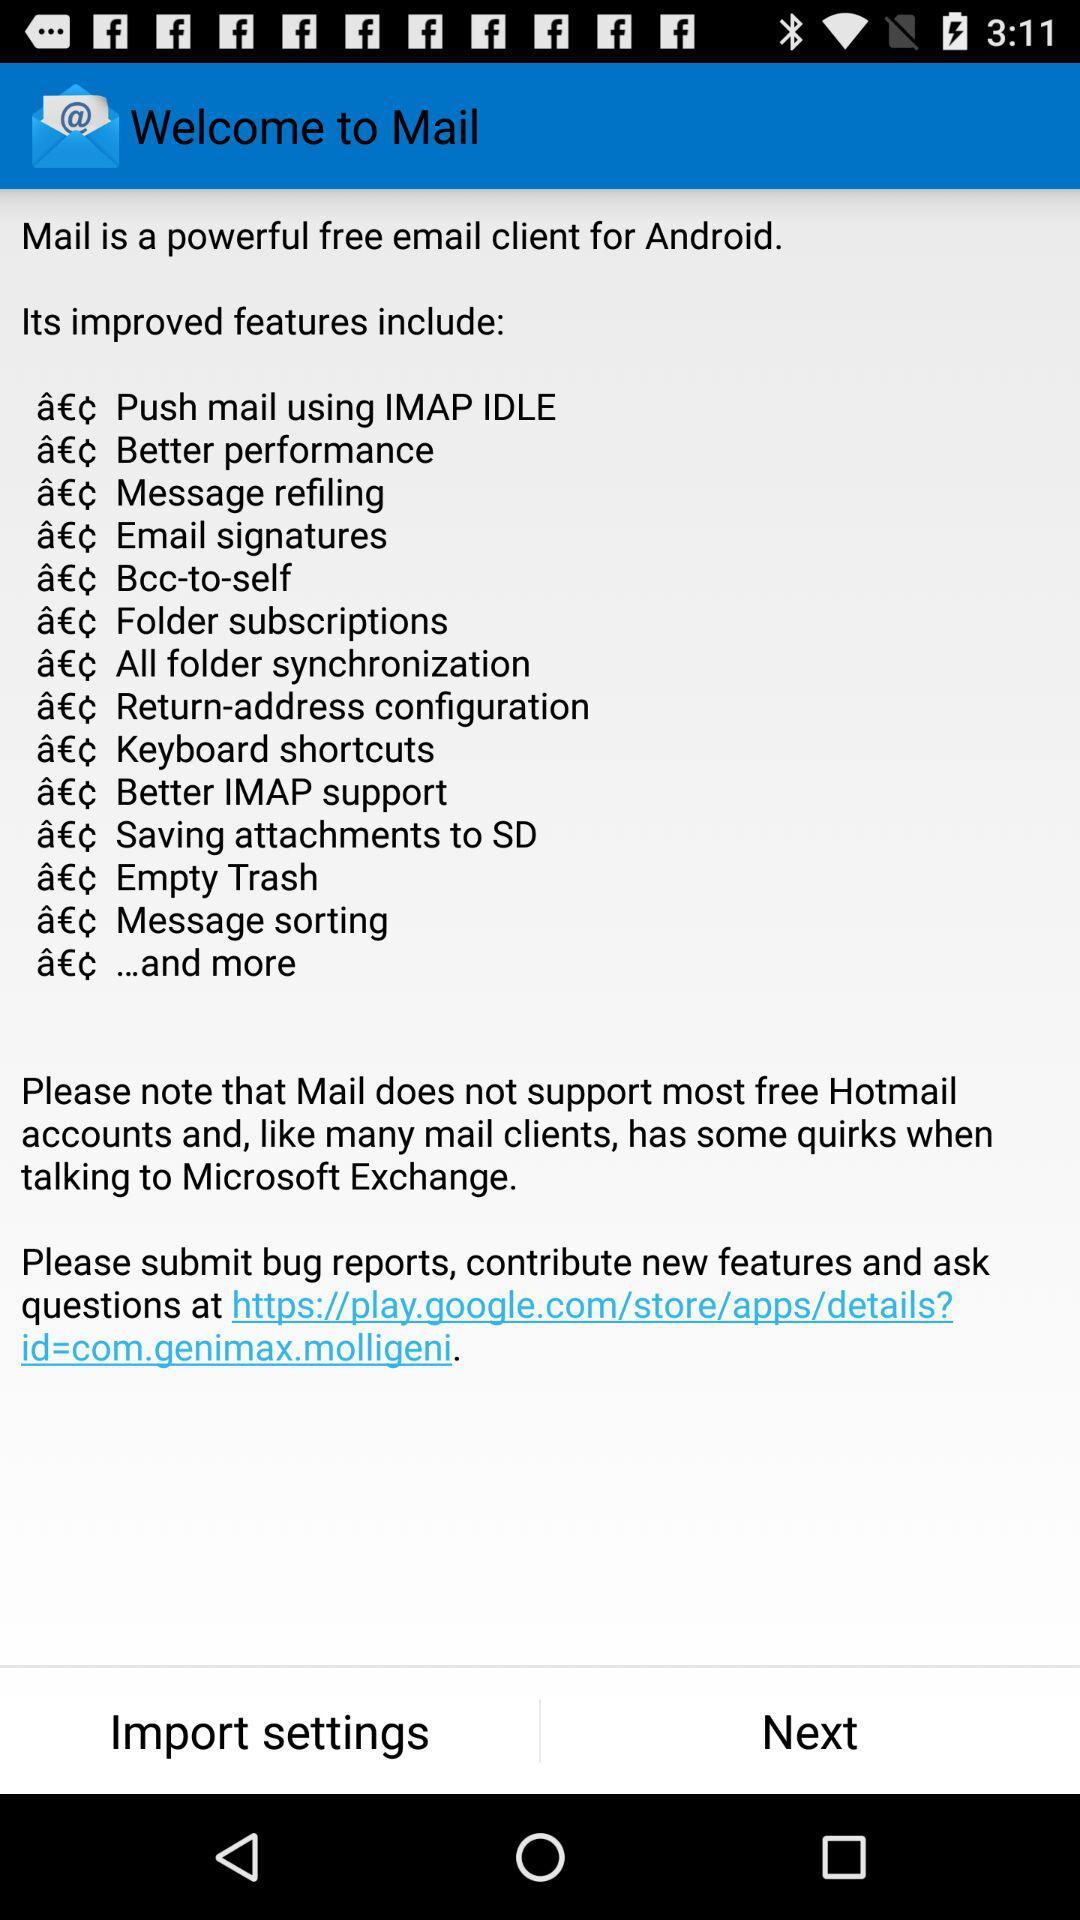 The image size is (1080, 1920). Describe the element at coordinates (268, 1730) in the screenshot. I see `icon at the bottom left corner` at that location.